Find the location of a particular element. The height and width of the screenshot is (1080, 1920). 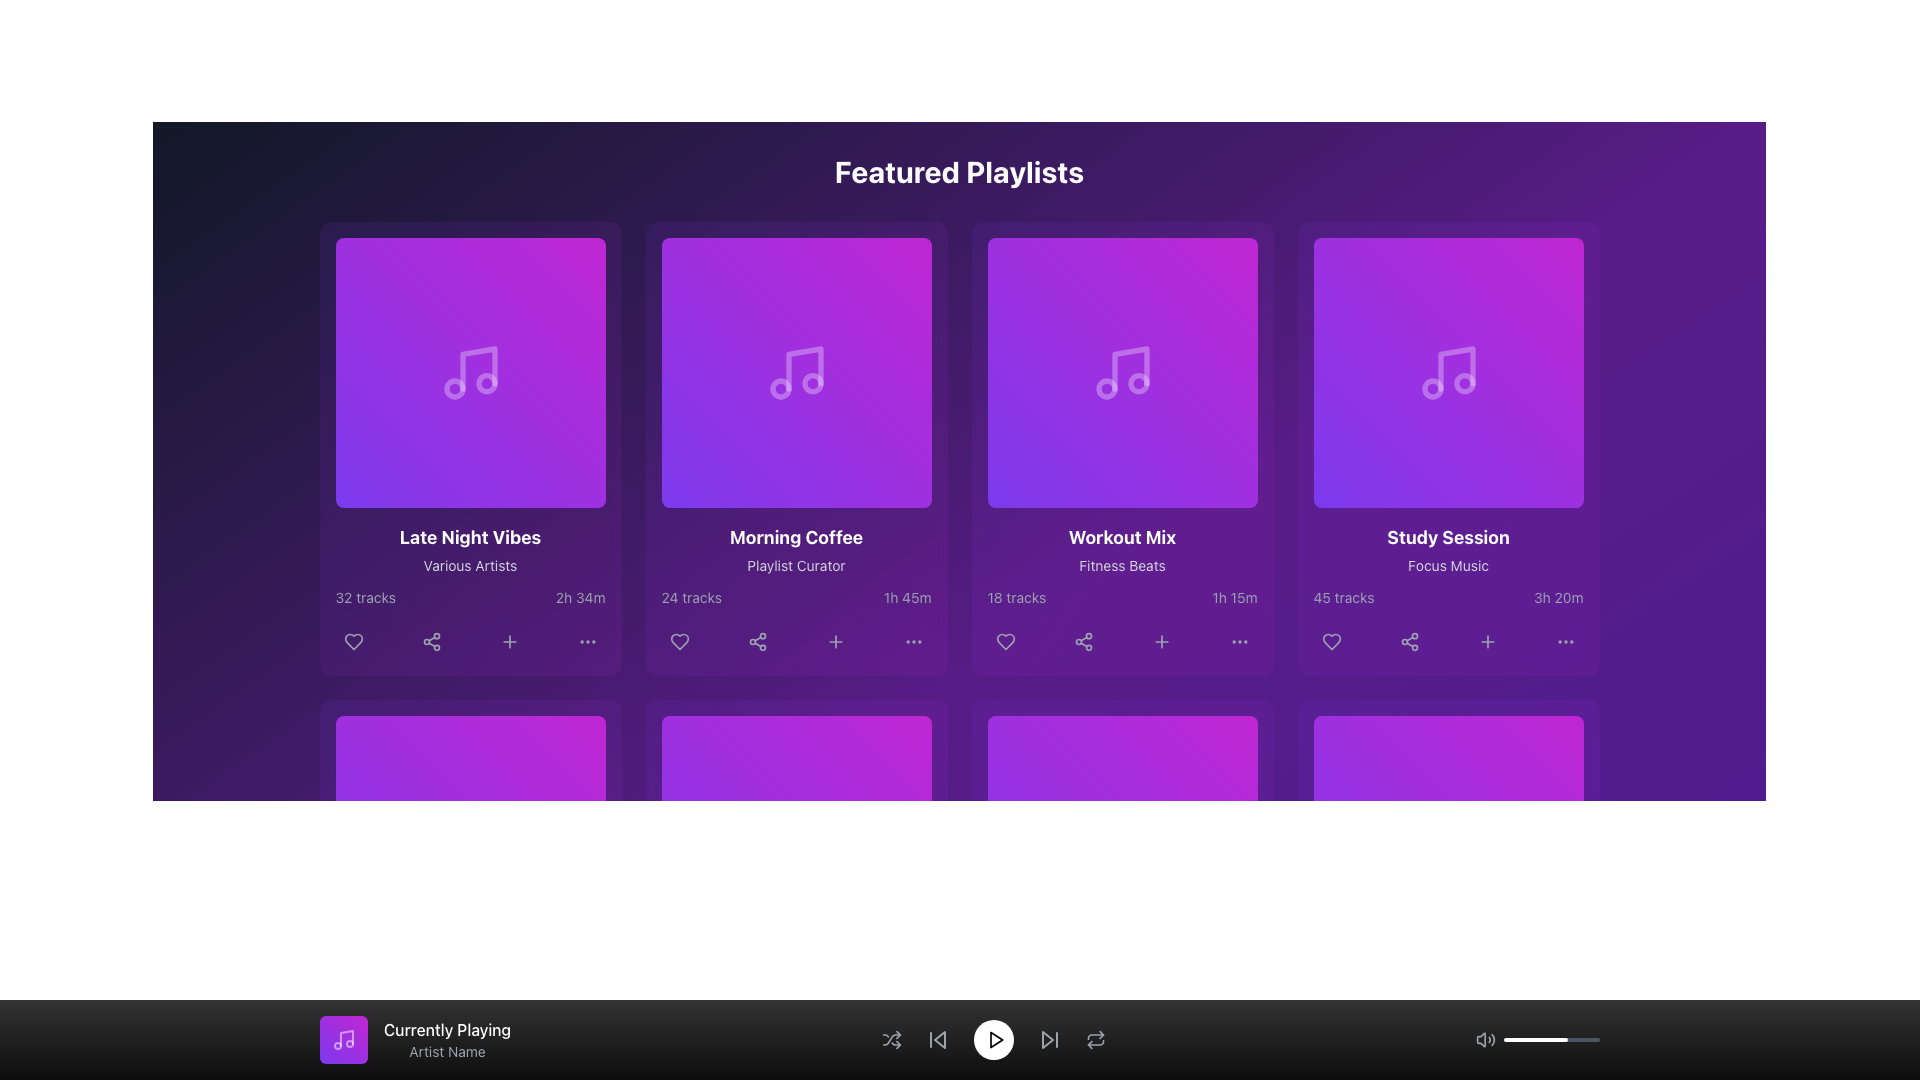

text label 'Fitness Beats' which is styled in light gray on a purple background, located below the 'Workout Mix' title in the third playlist card is located at coordinates (1122, 566).